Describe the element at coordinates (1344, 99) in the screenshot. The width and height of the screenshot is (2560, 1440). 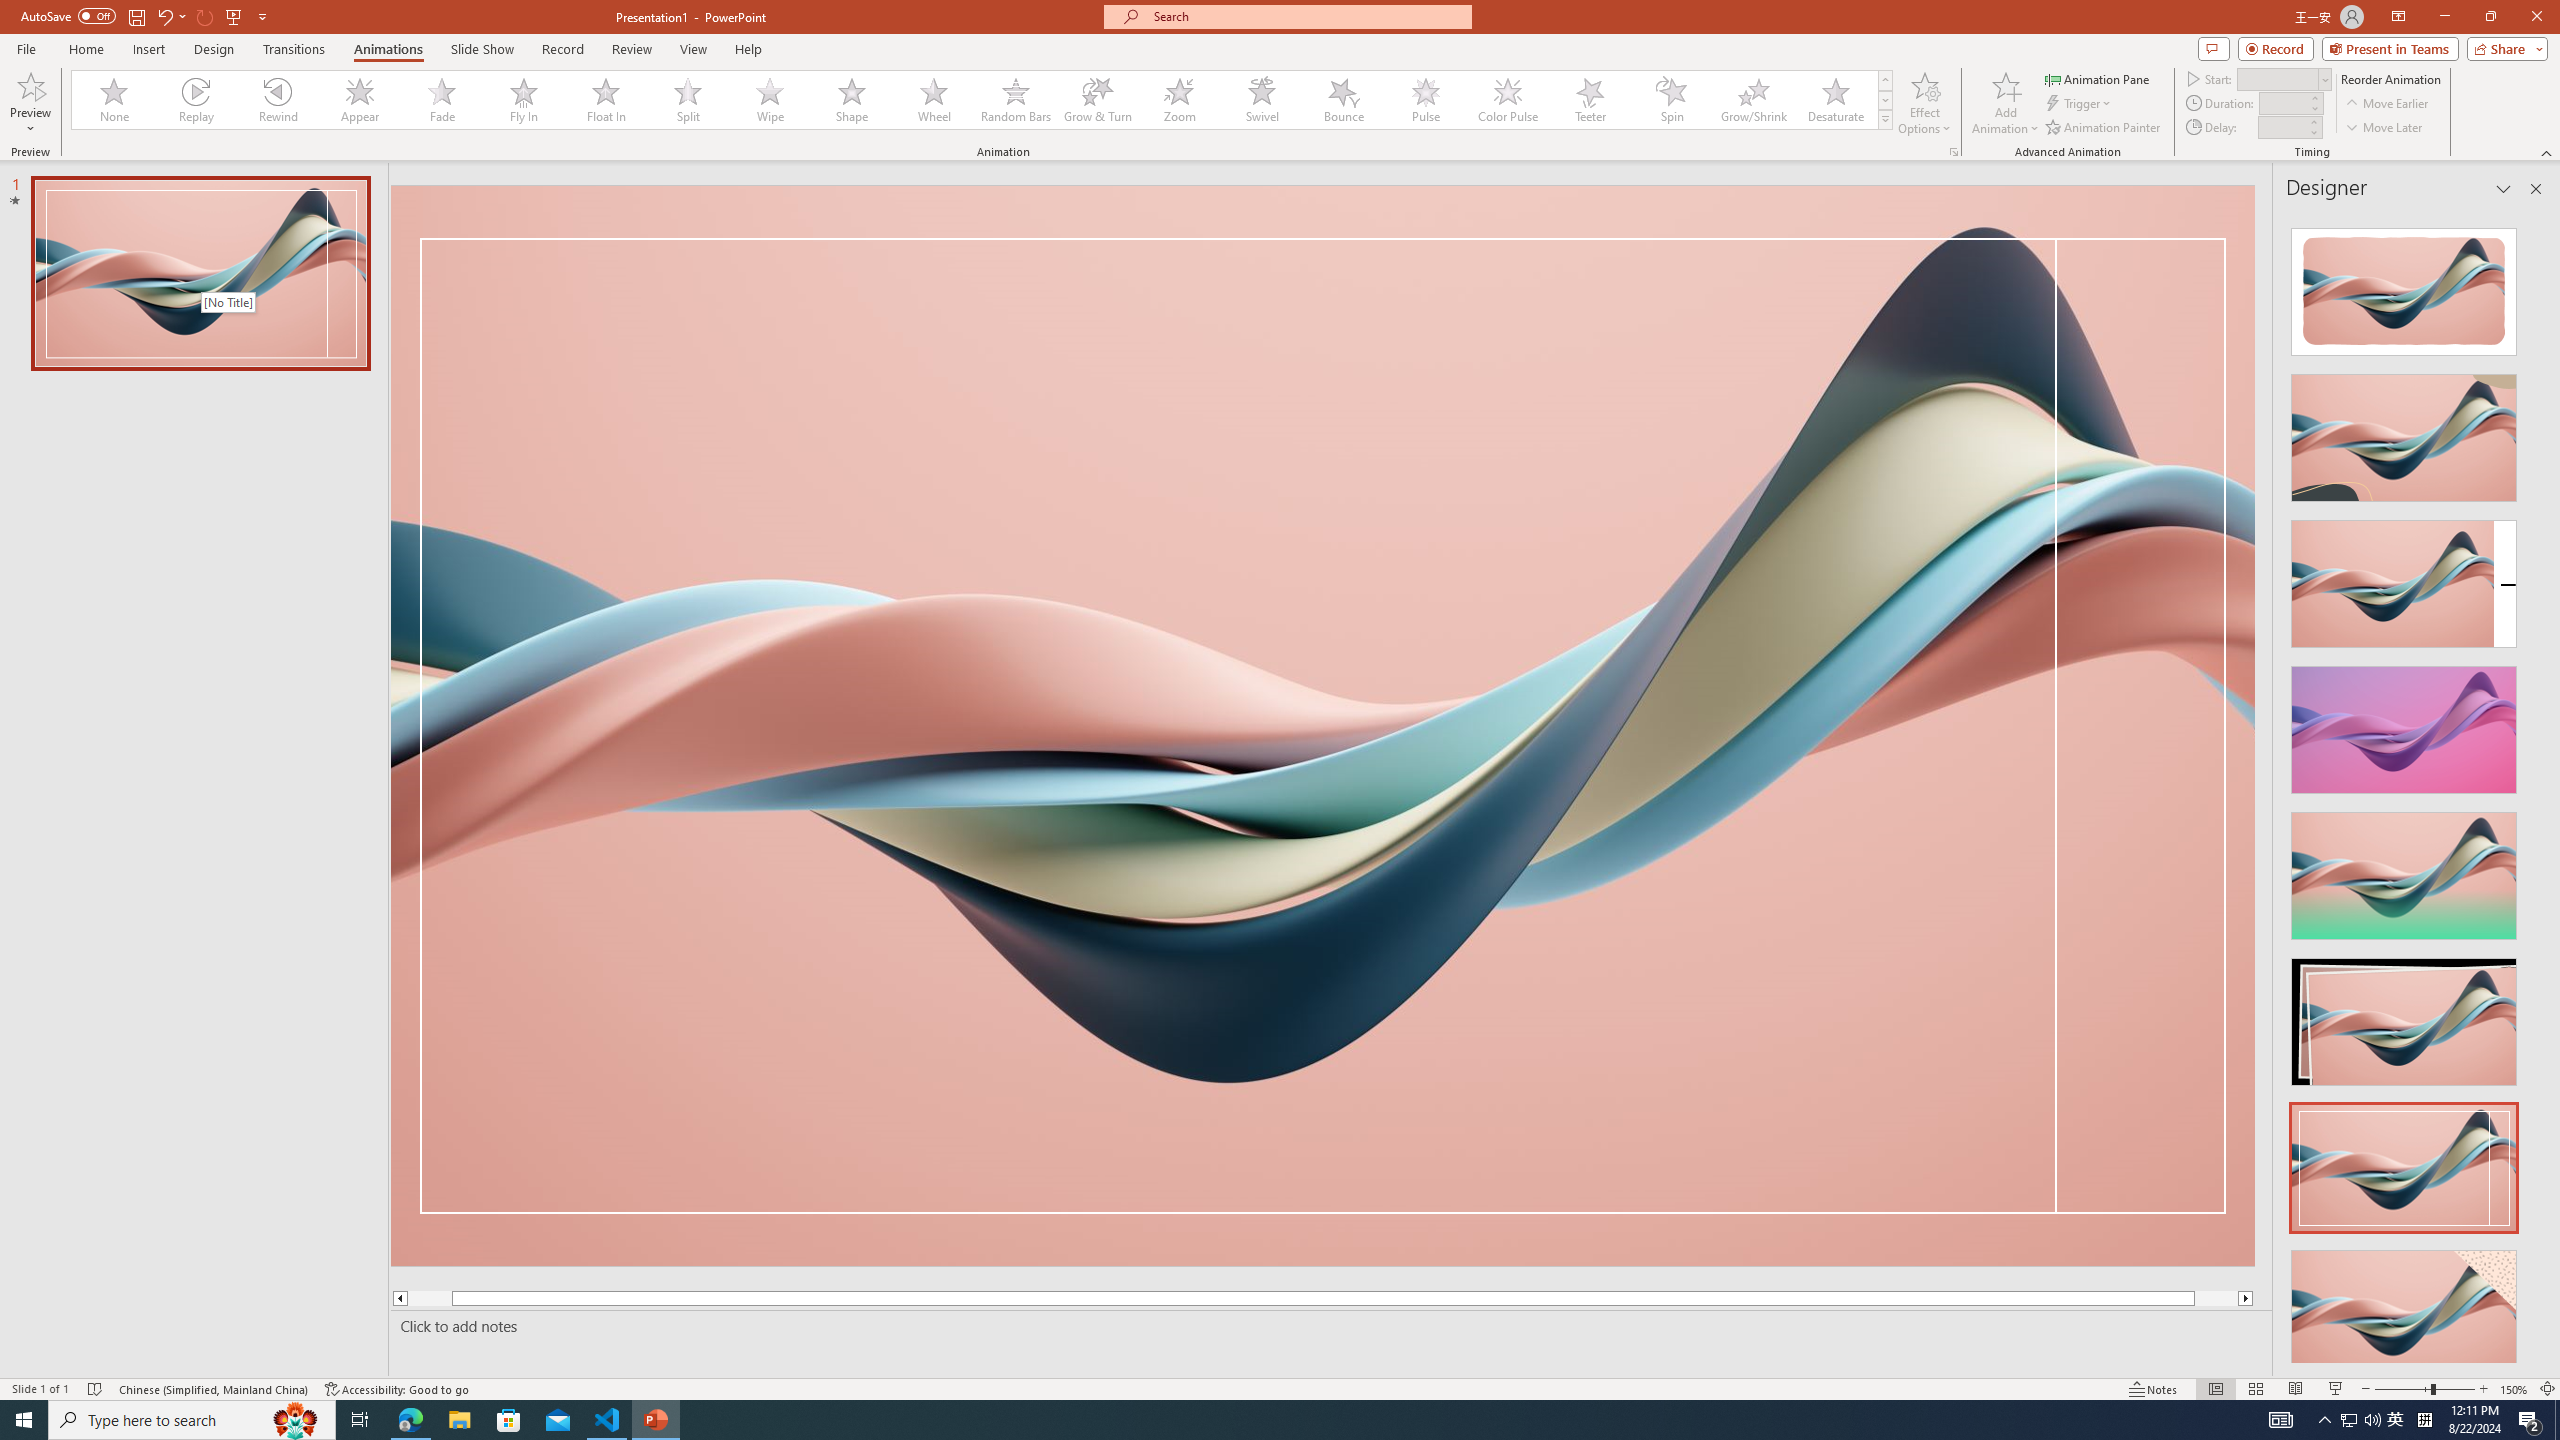
I see `'Bounce'` at that location.